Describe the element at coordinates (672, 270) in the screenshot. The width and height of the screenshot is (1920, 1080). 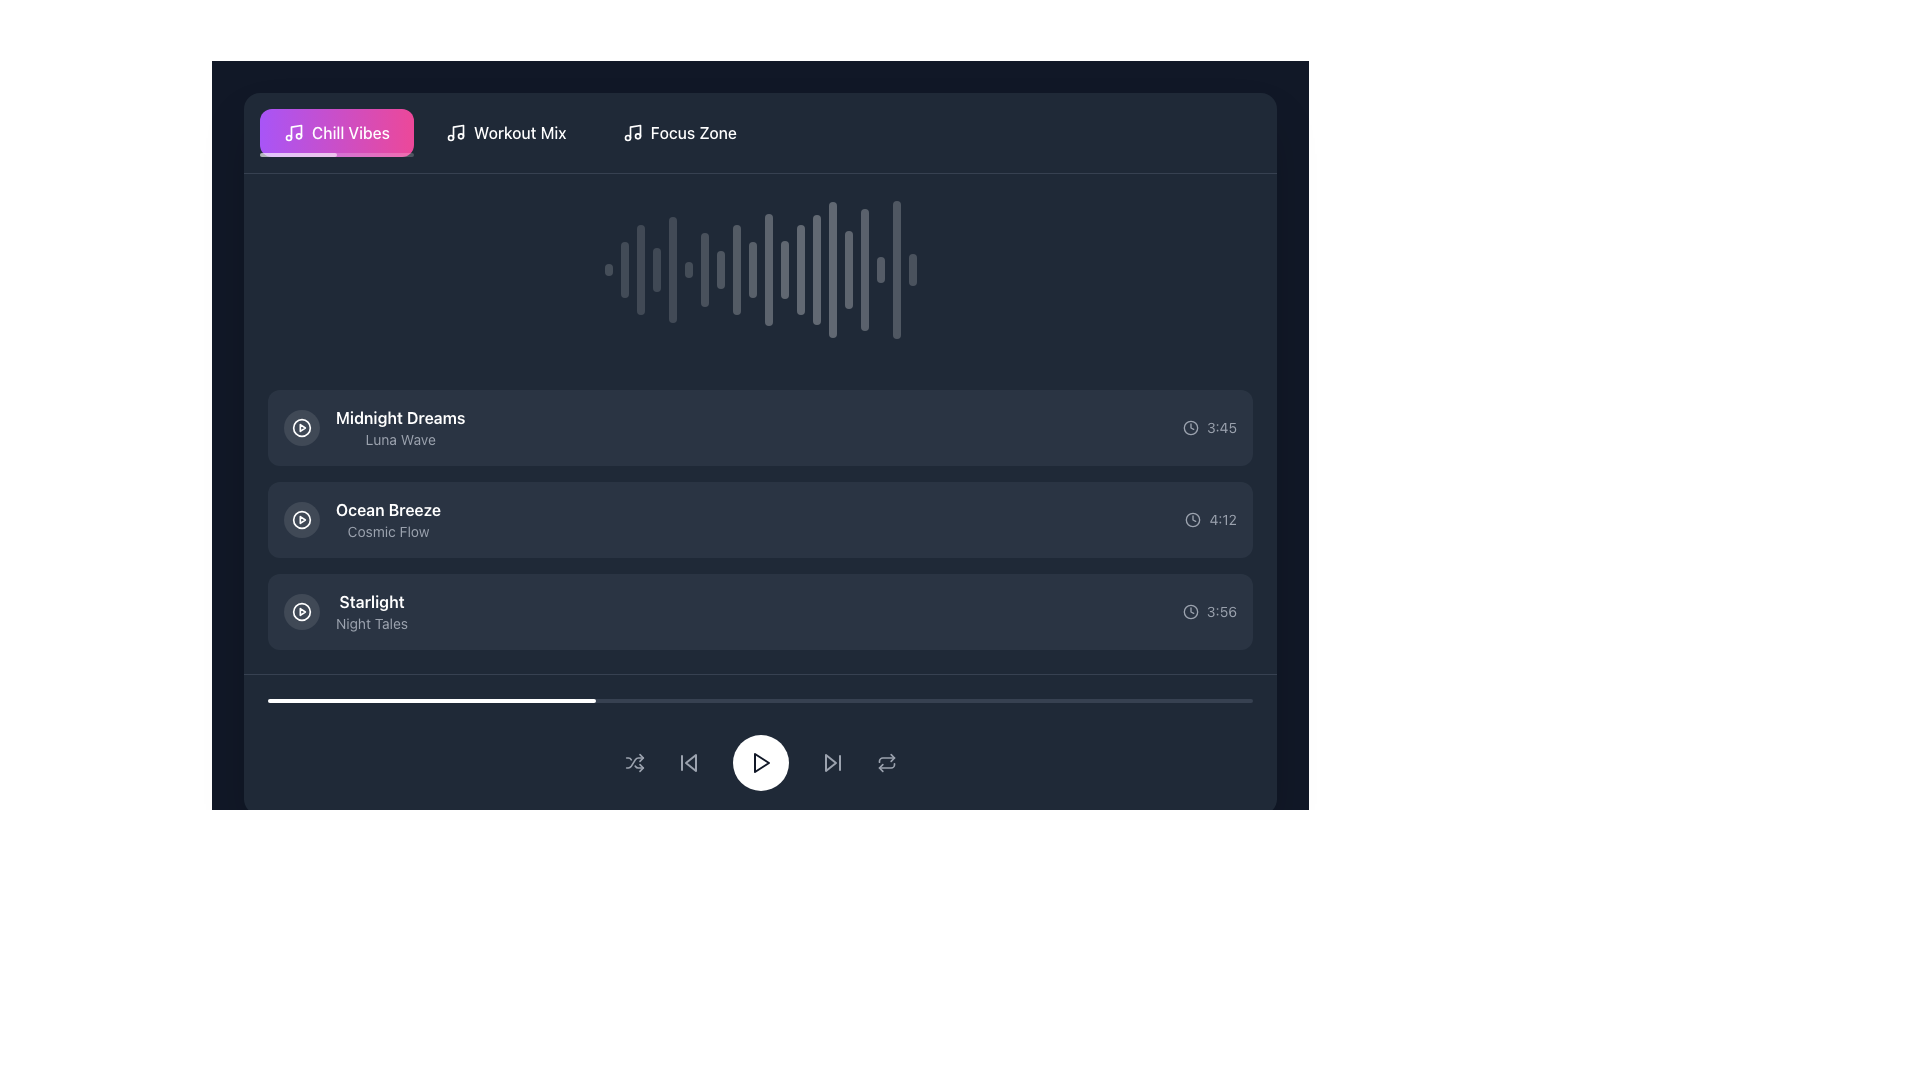
I see `the fifth vertical bar in the waveform visualization, which is characterized by its white color and rounded end, located at the center top of the application interface` at that location.